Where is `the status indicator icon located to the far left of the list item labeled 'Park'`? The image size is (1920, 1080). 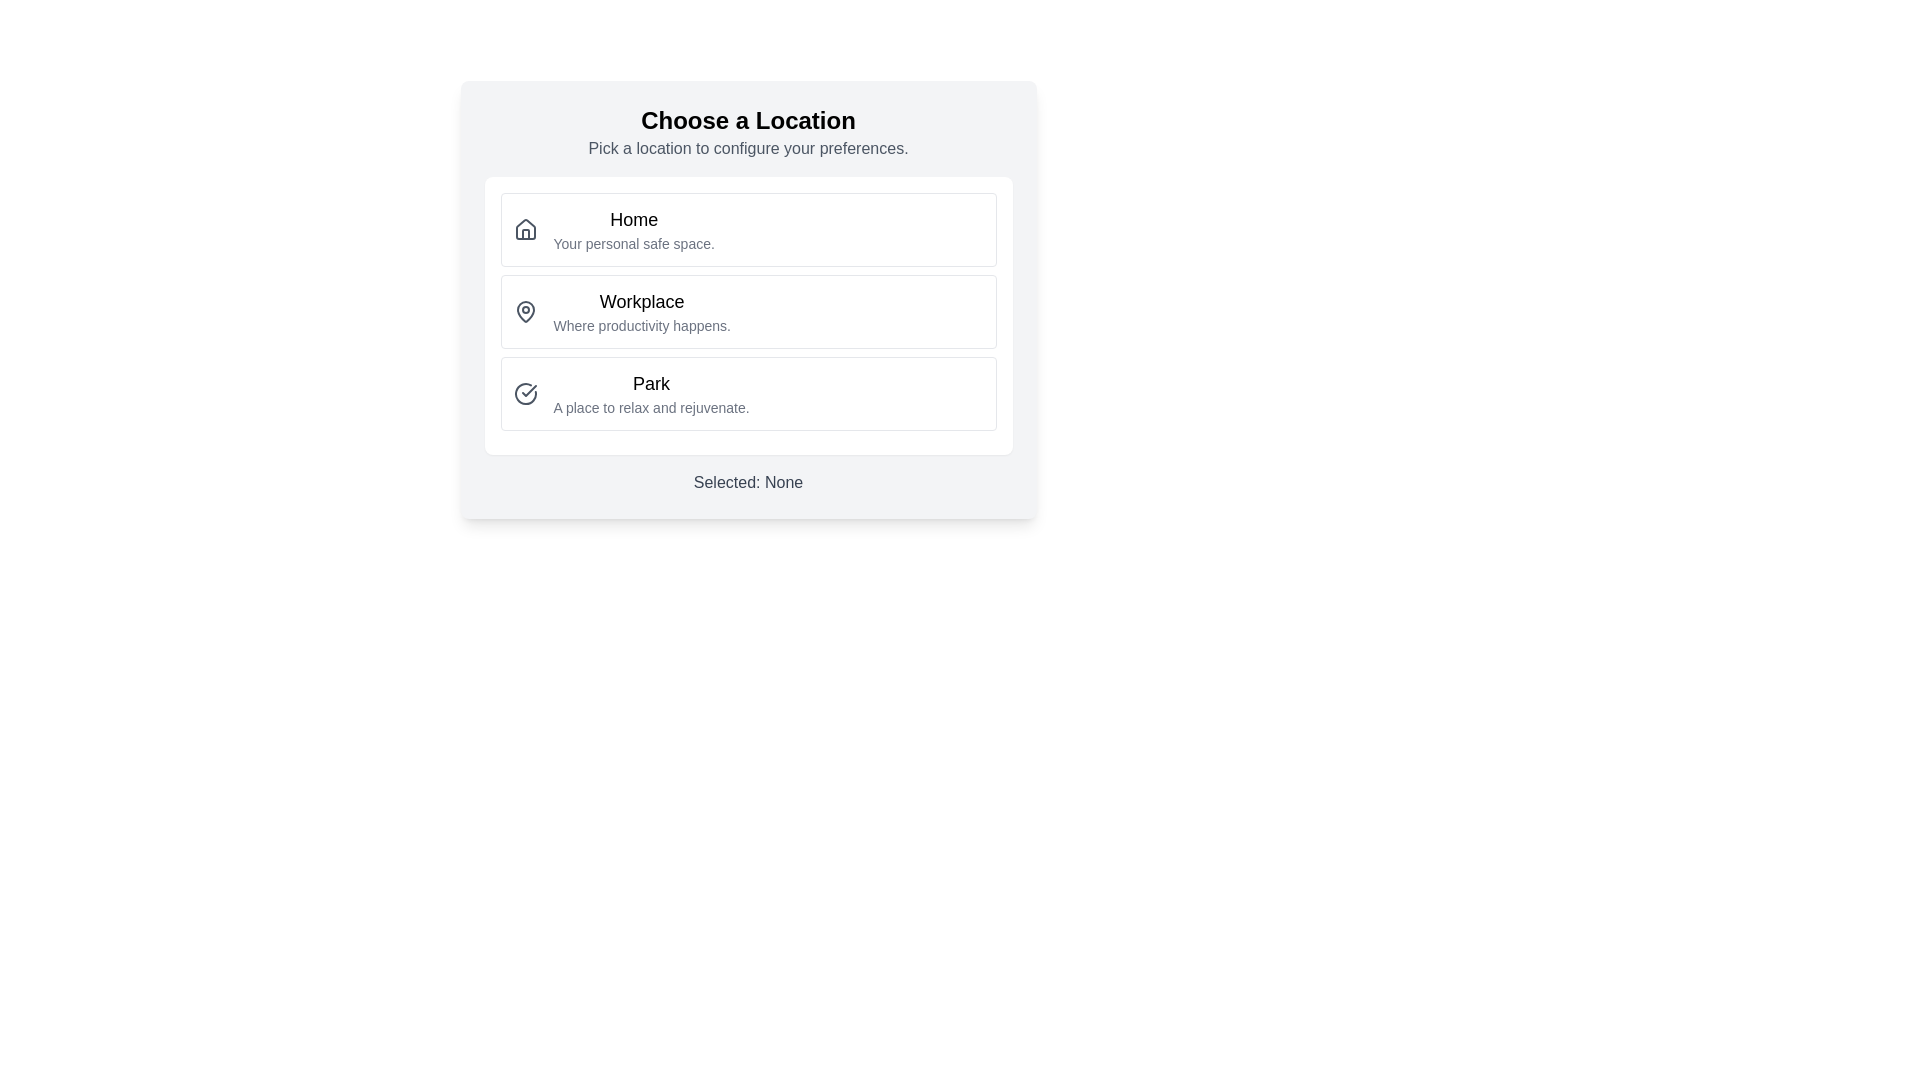 the status indicator icon located to the far left of the list item labeled 'Park' is located at coordinates (525, 393).